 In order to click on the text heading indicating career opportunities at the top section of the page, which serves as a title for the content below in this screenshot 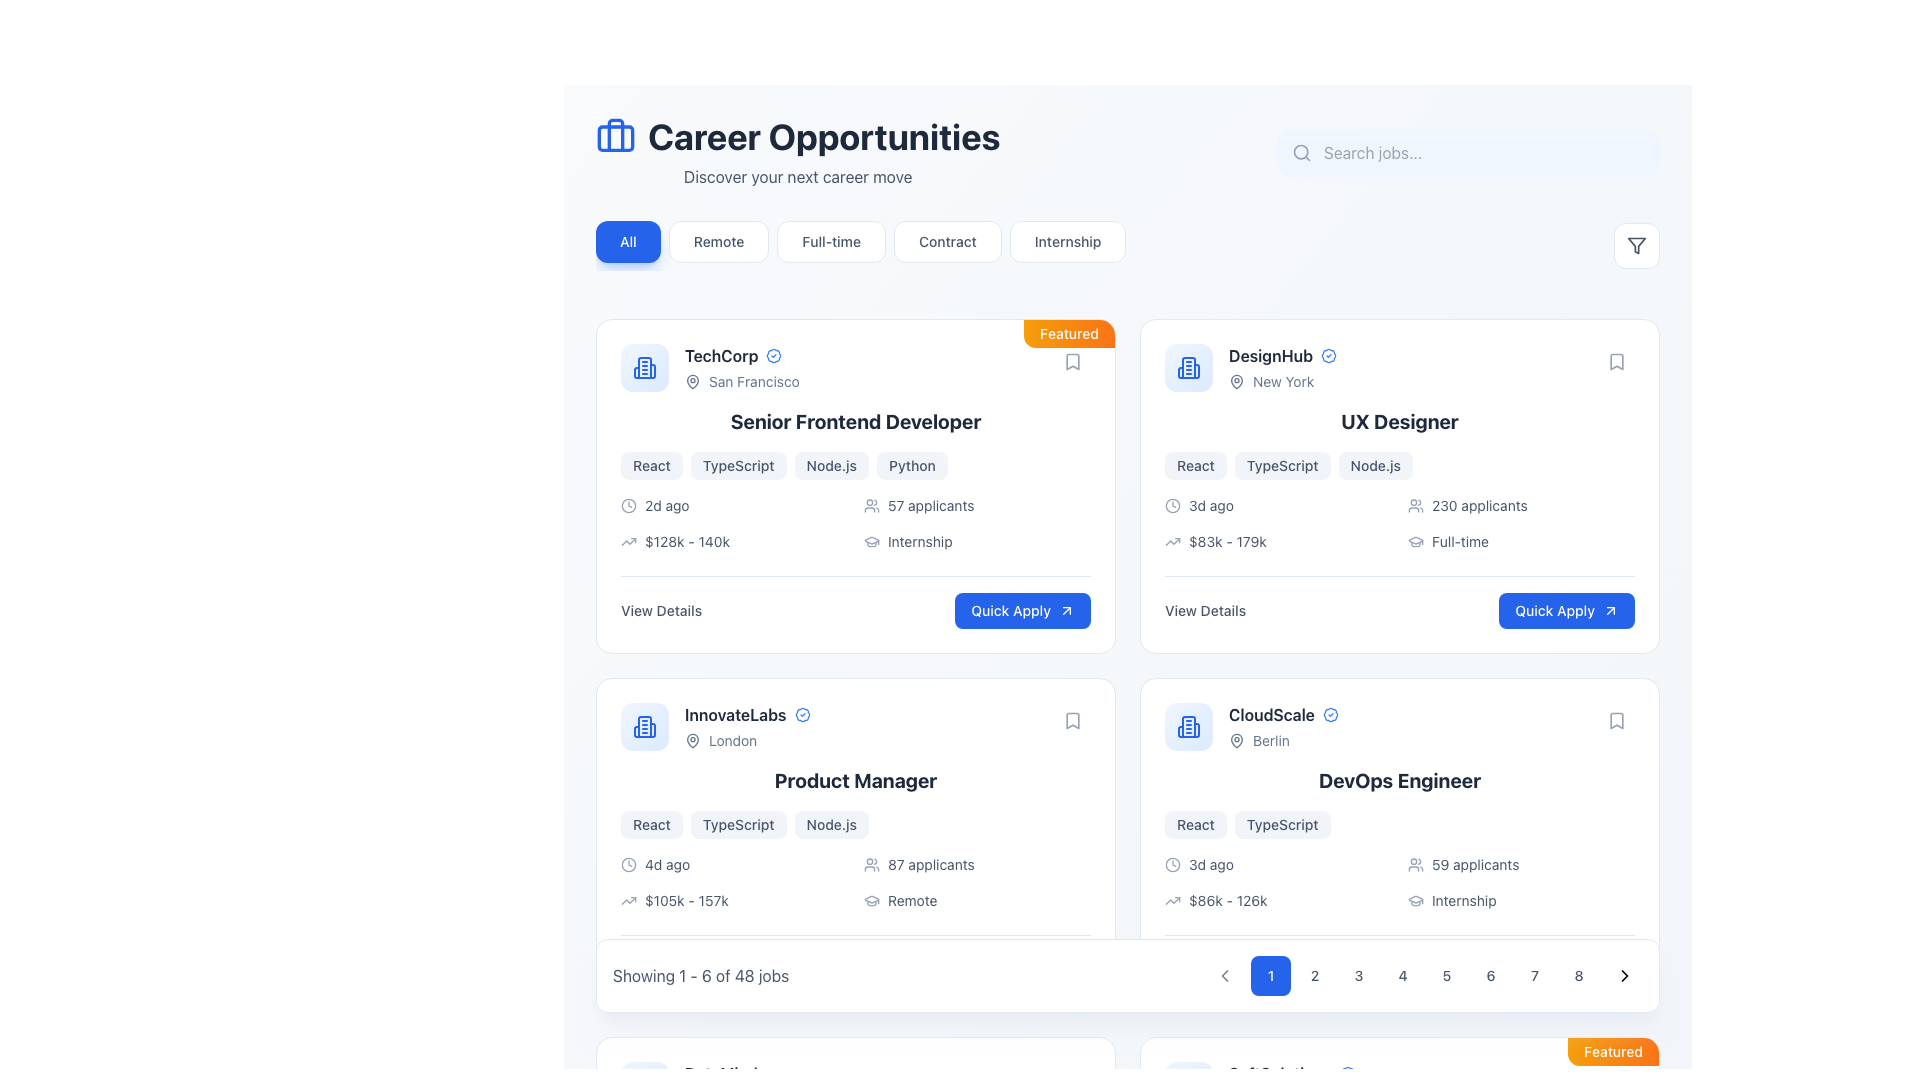, I will do `click(797, 136)`.